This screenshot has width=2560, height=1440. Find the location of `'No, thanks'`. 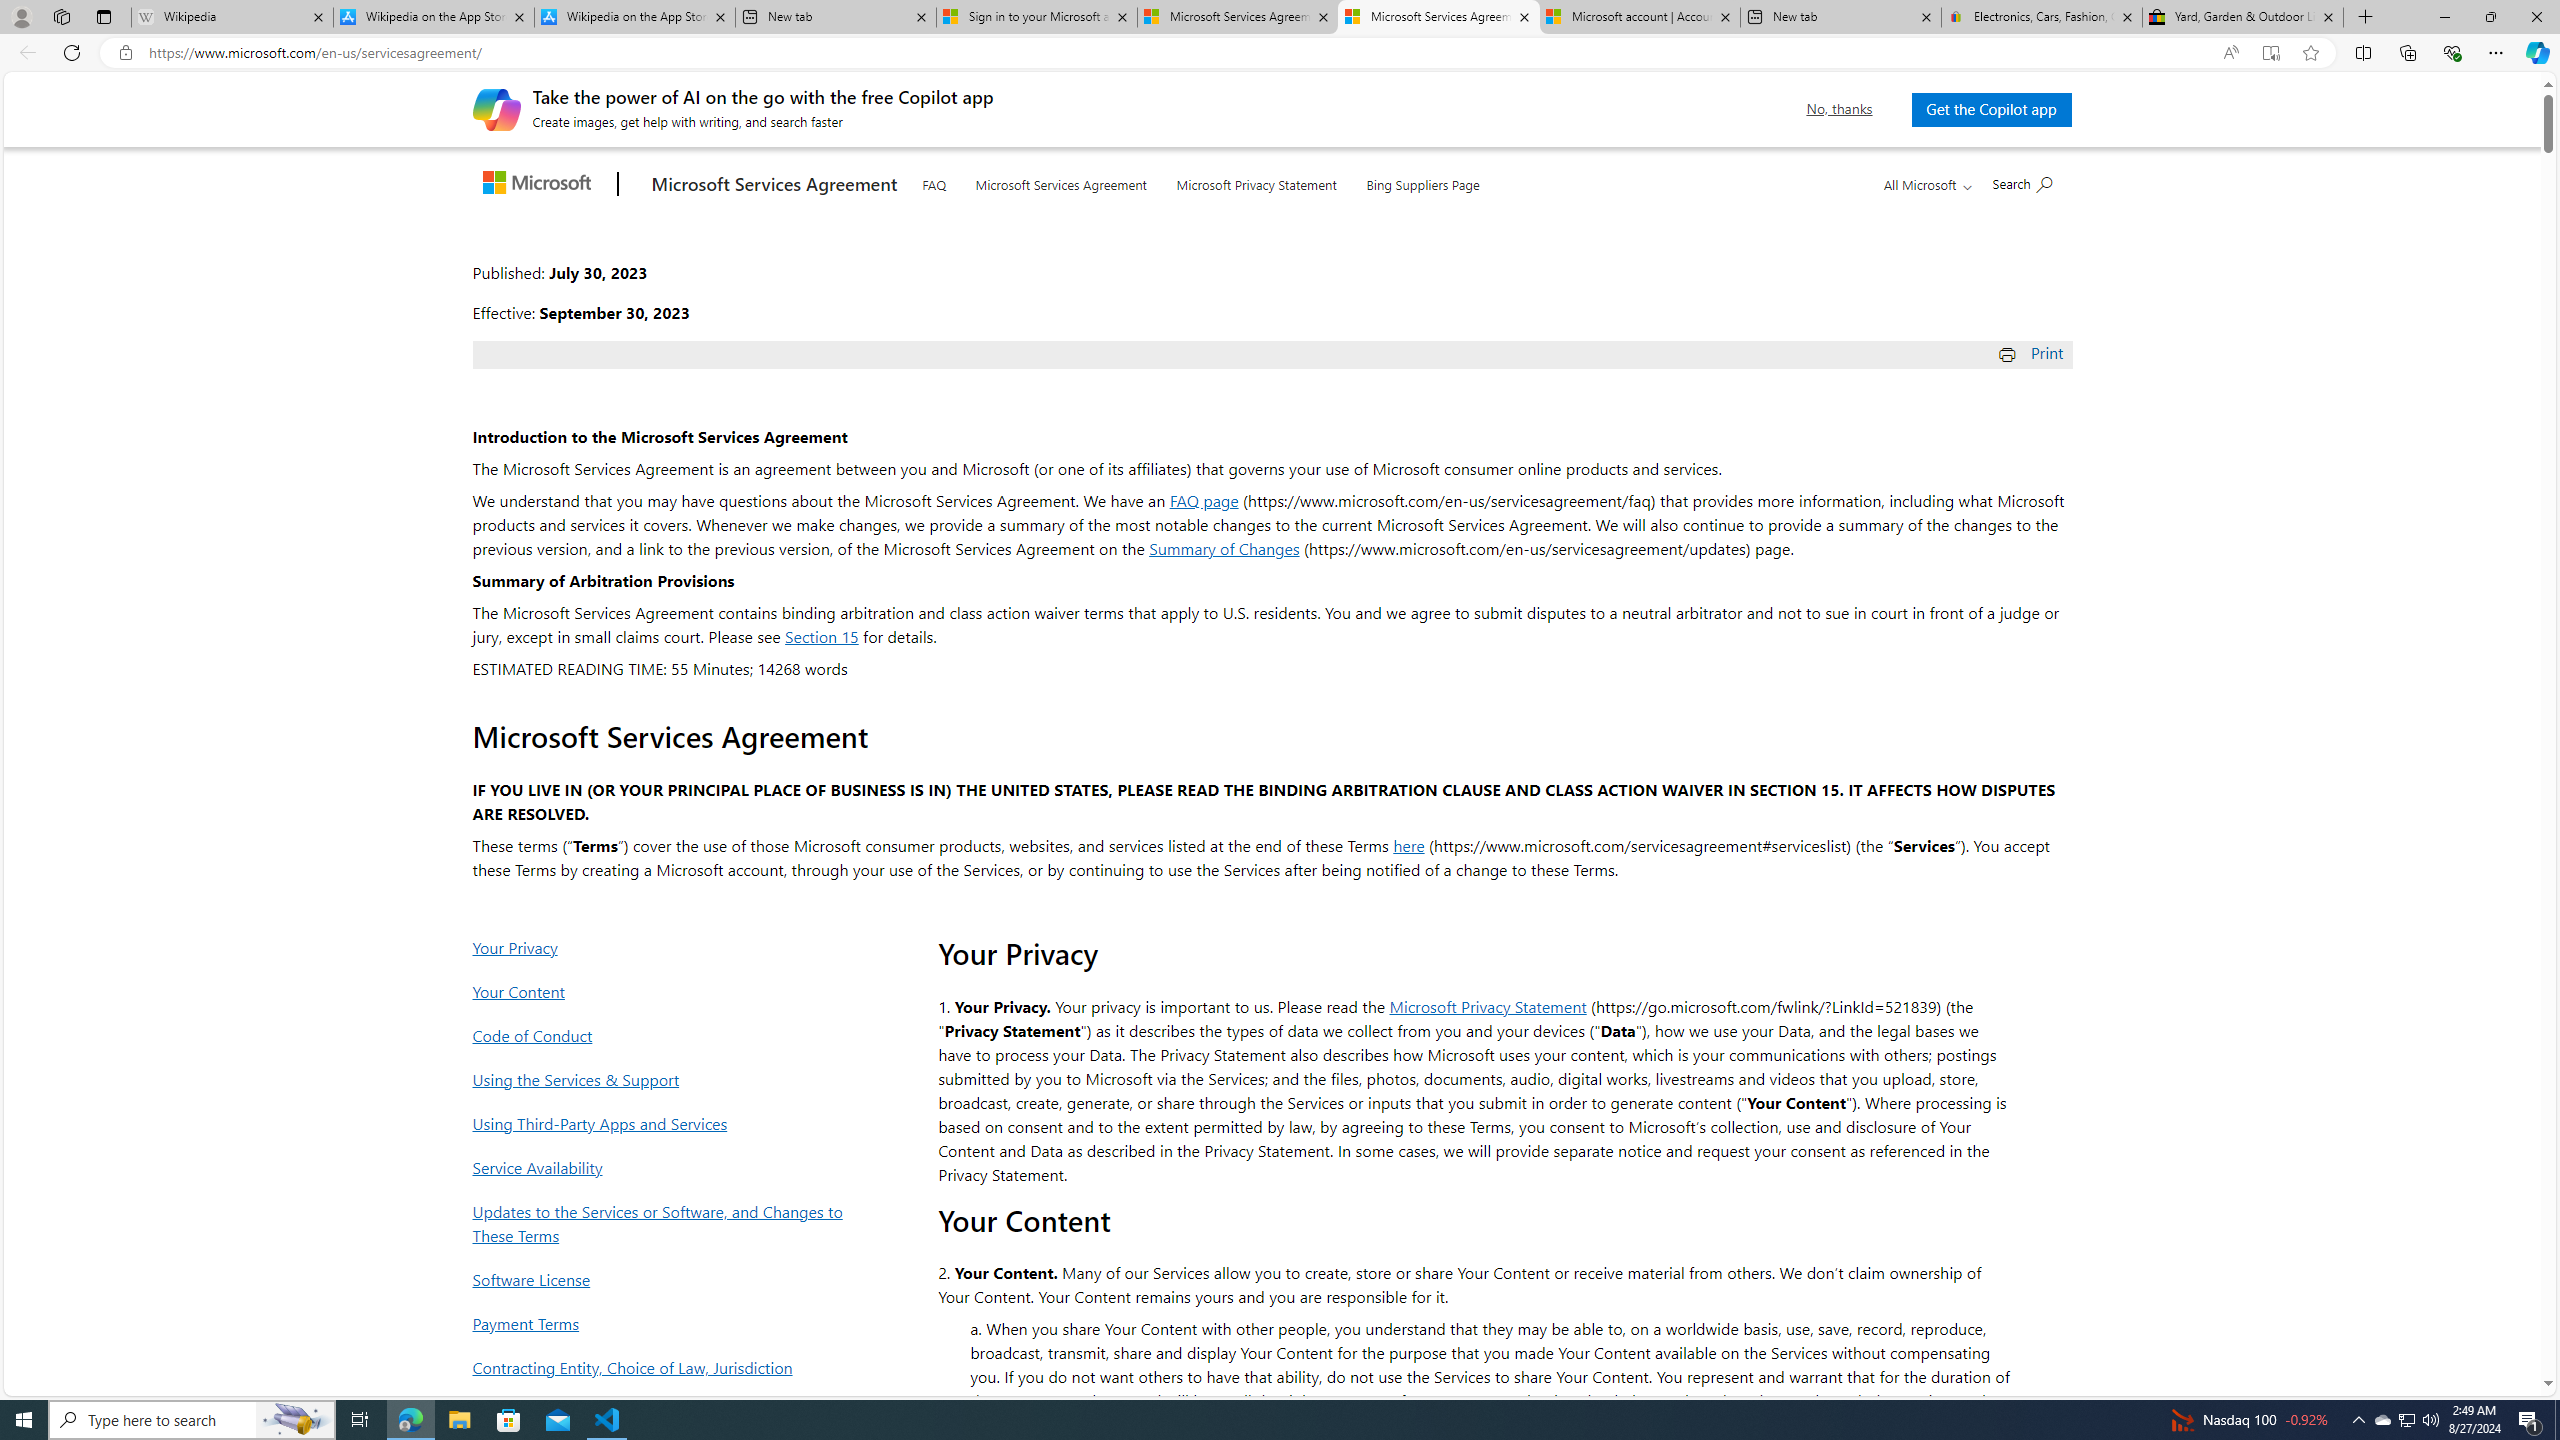

'No, thanks' is located at coordinates (1838, 108).